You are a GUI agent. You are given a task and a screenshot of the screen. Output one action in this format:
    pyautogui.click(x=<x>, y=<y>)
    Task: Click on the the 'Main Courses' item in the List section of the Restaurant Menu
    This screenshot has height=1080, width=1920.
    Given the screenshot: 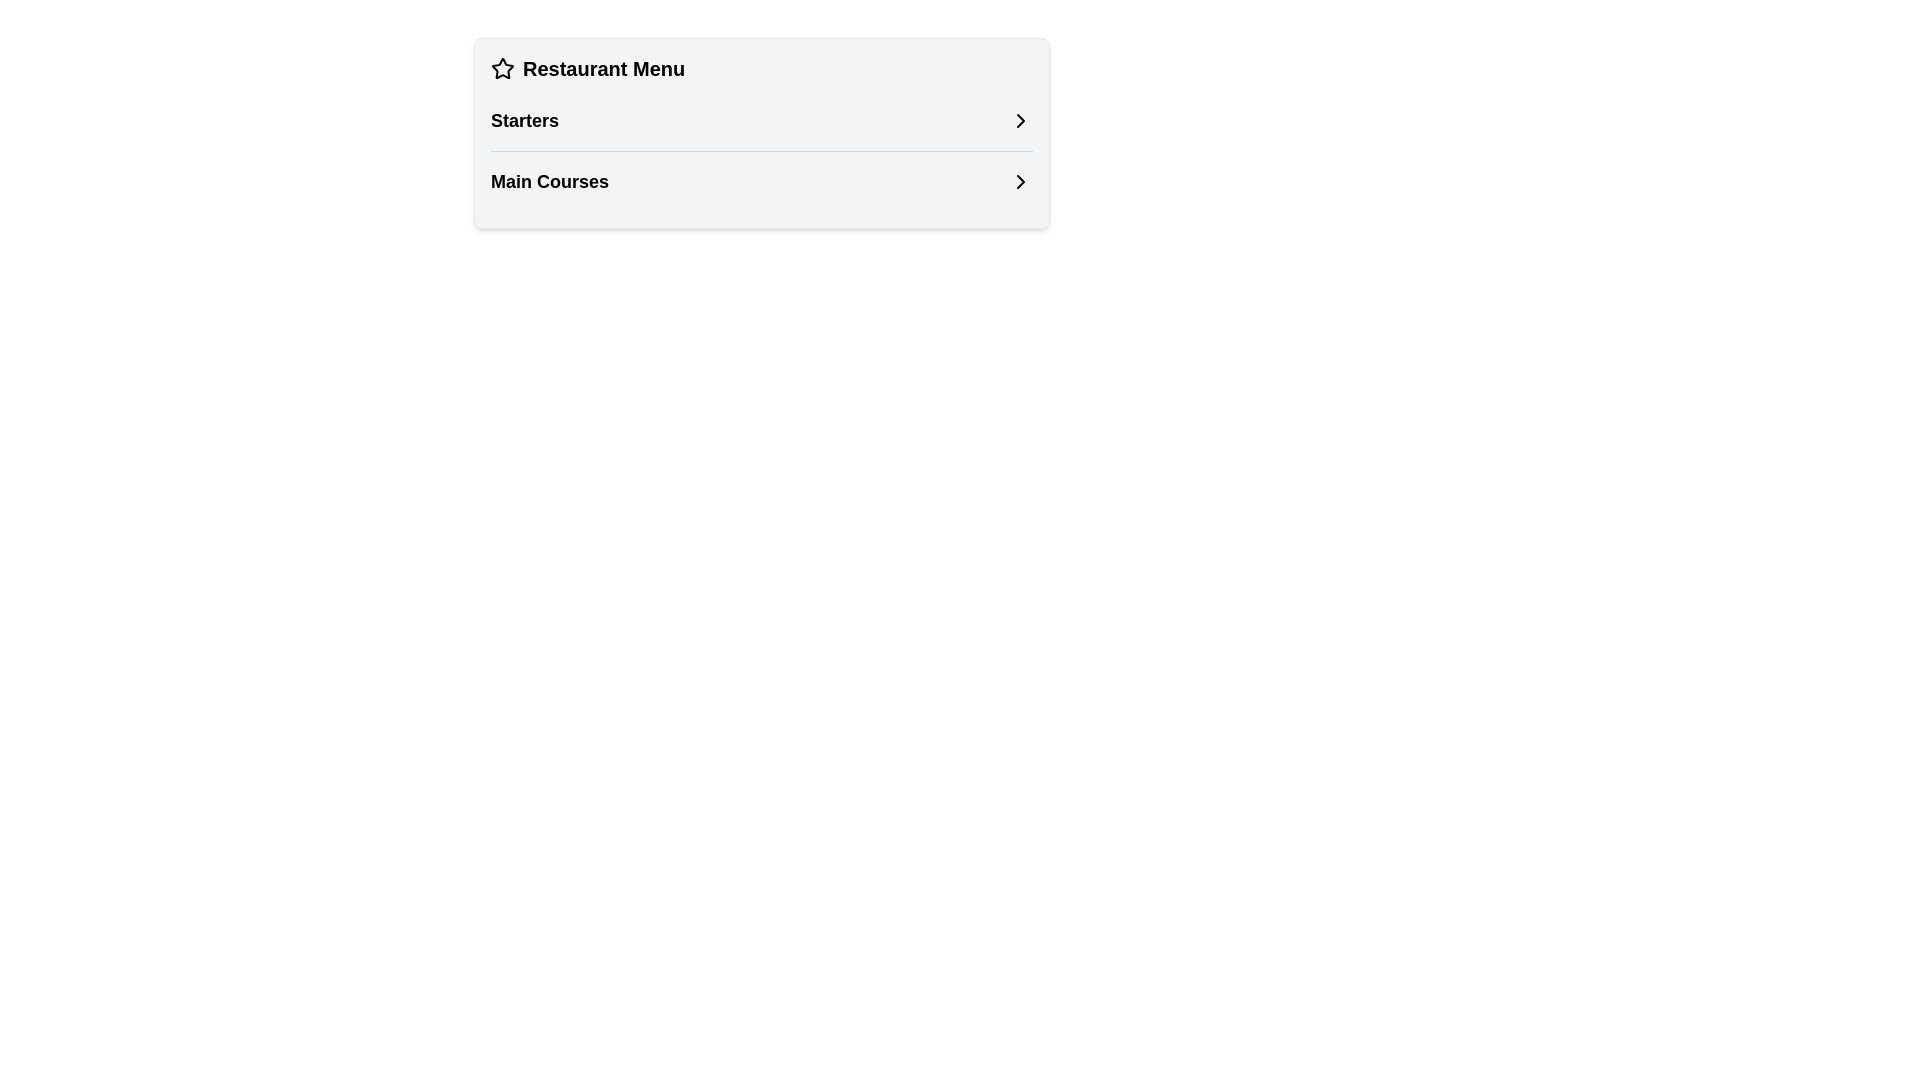 What is the action you would take?
    pyautogui.click(x=761, y=149)
    